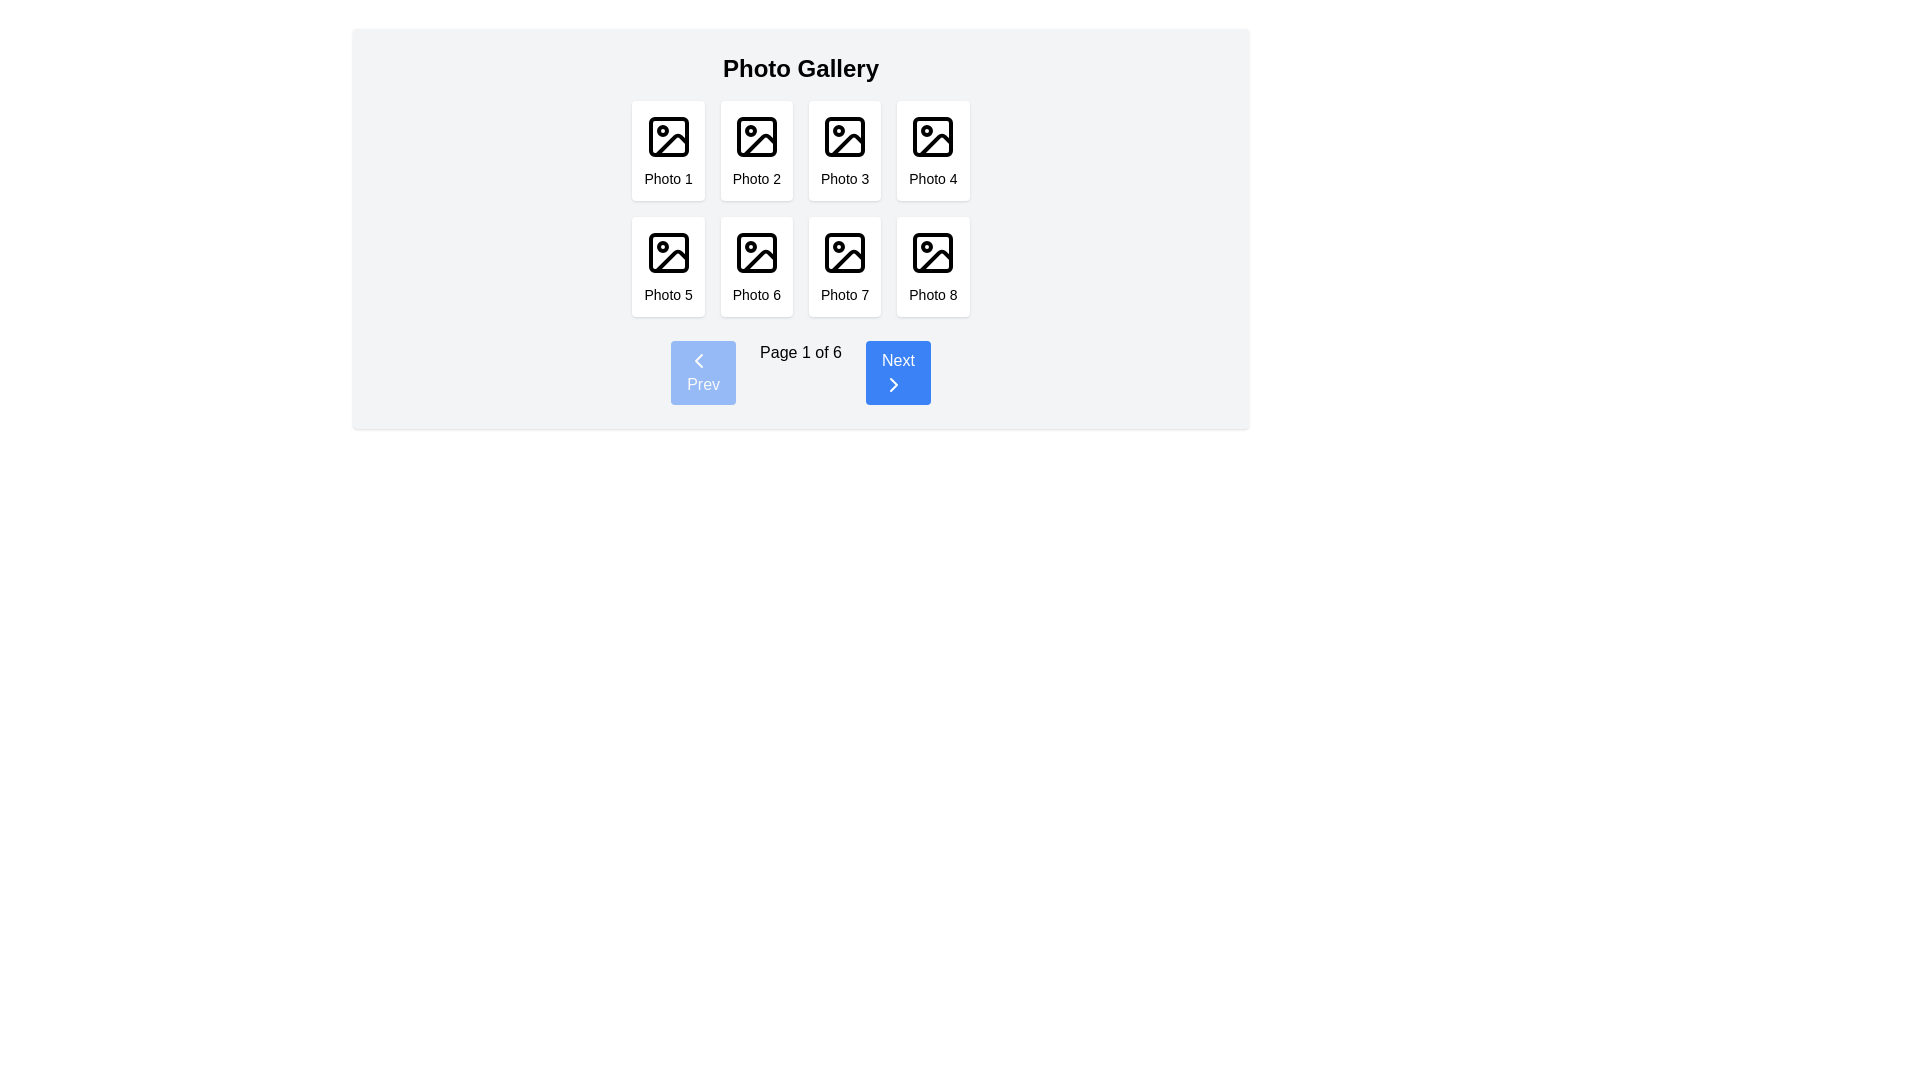  I want to click on the List item displaying the 'Photo 8' text and a photo outline icon, so click(932, 265).